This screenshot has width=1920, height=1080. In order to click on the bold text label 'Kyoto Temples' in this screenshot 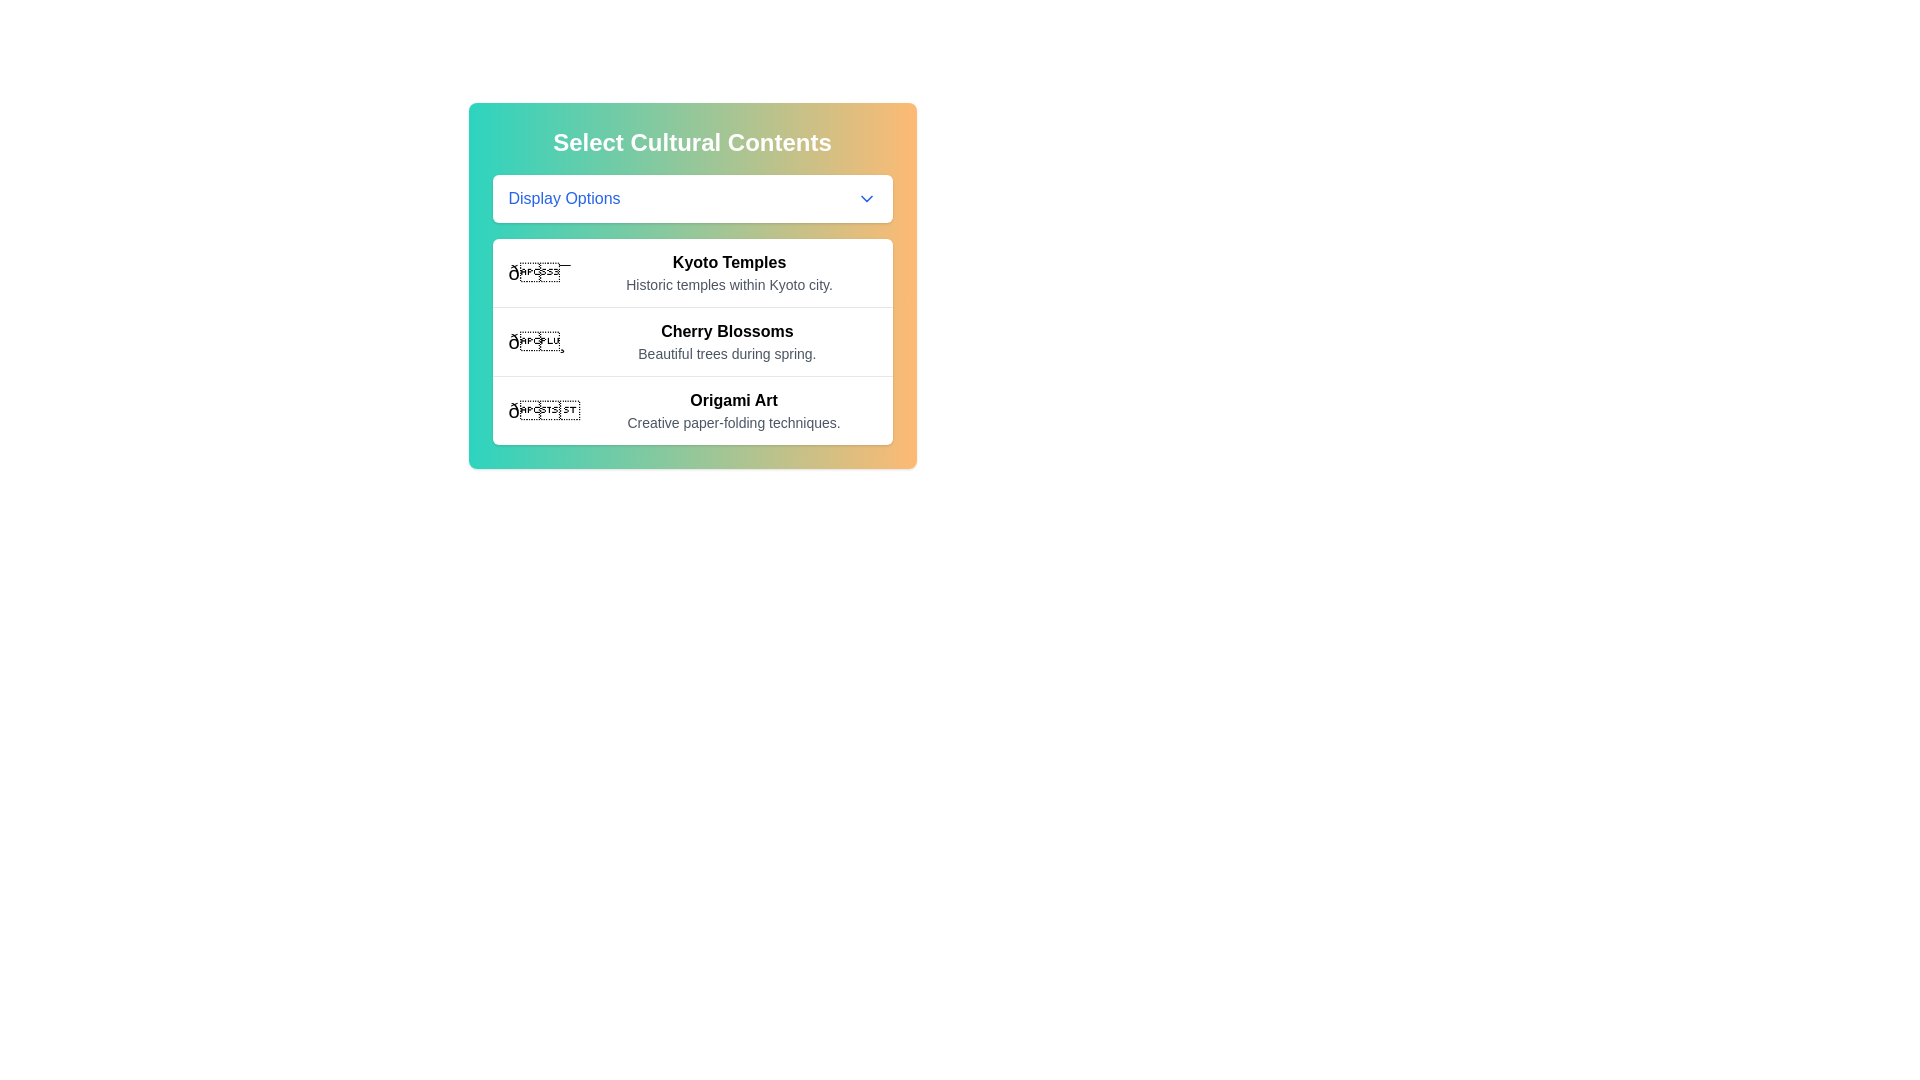, I will do `click(728, 261)`.